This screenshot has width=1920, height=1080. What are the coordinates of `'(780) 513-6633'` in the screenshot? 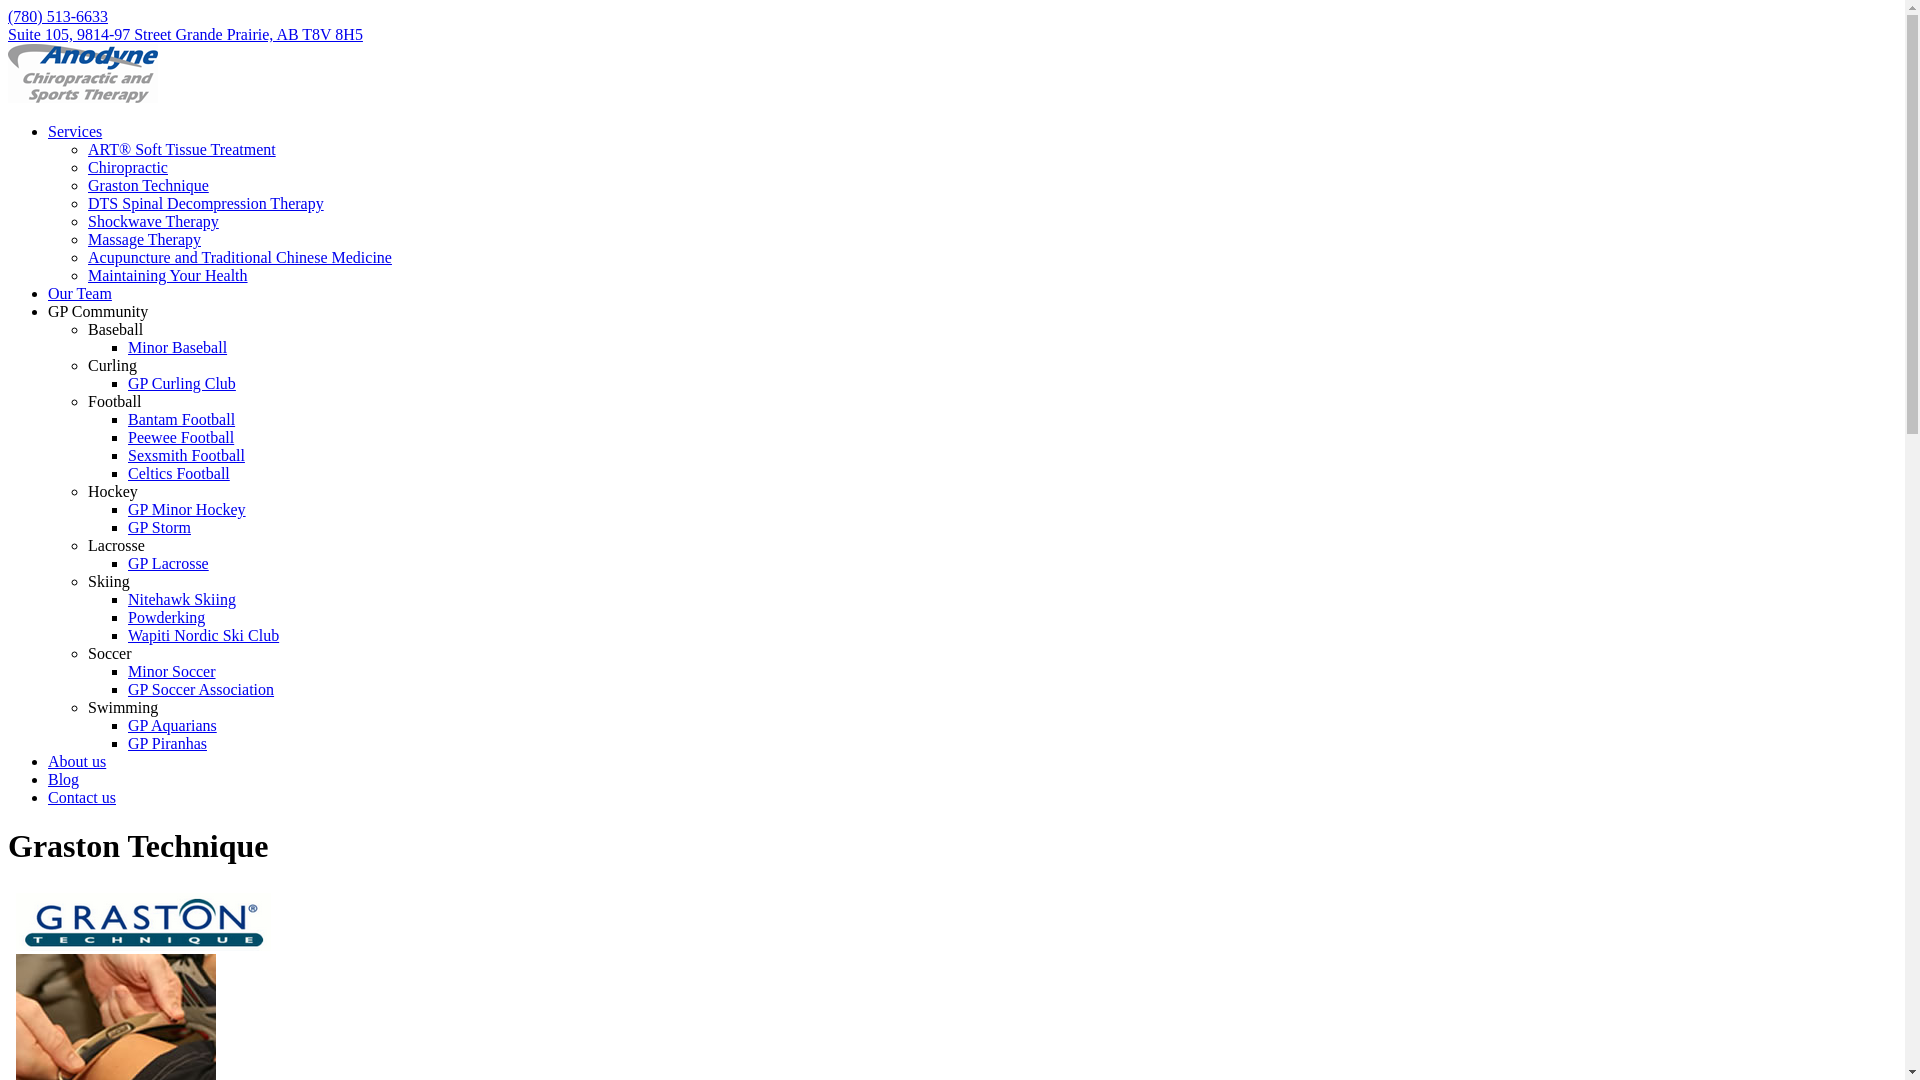 It's located at (57, 16).